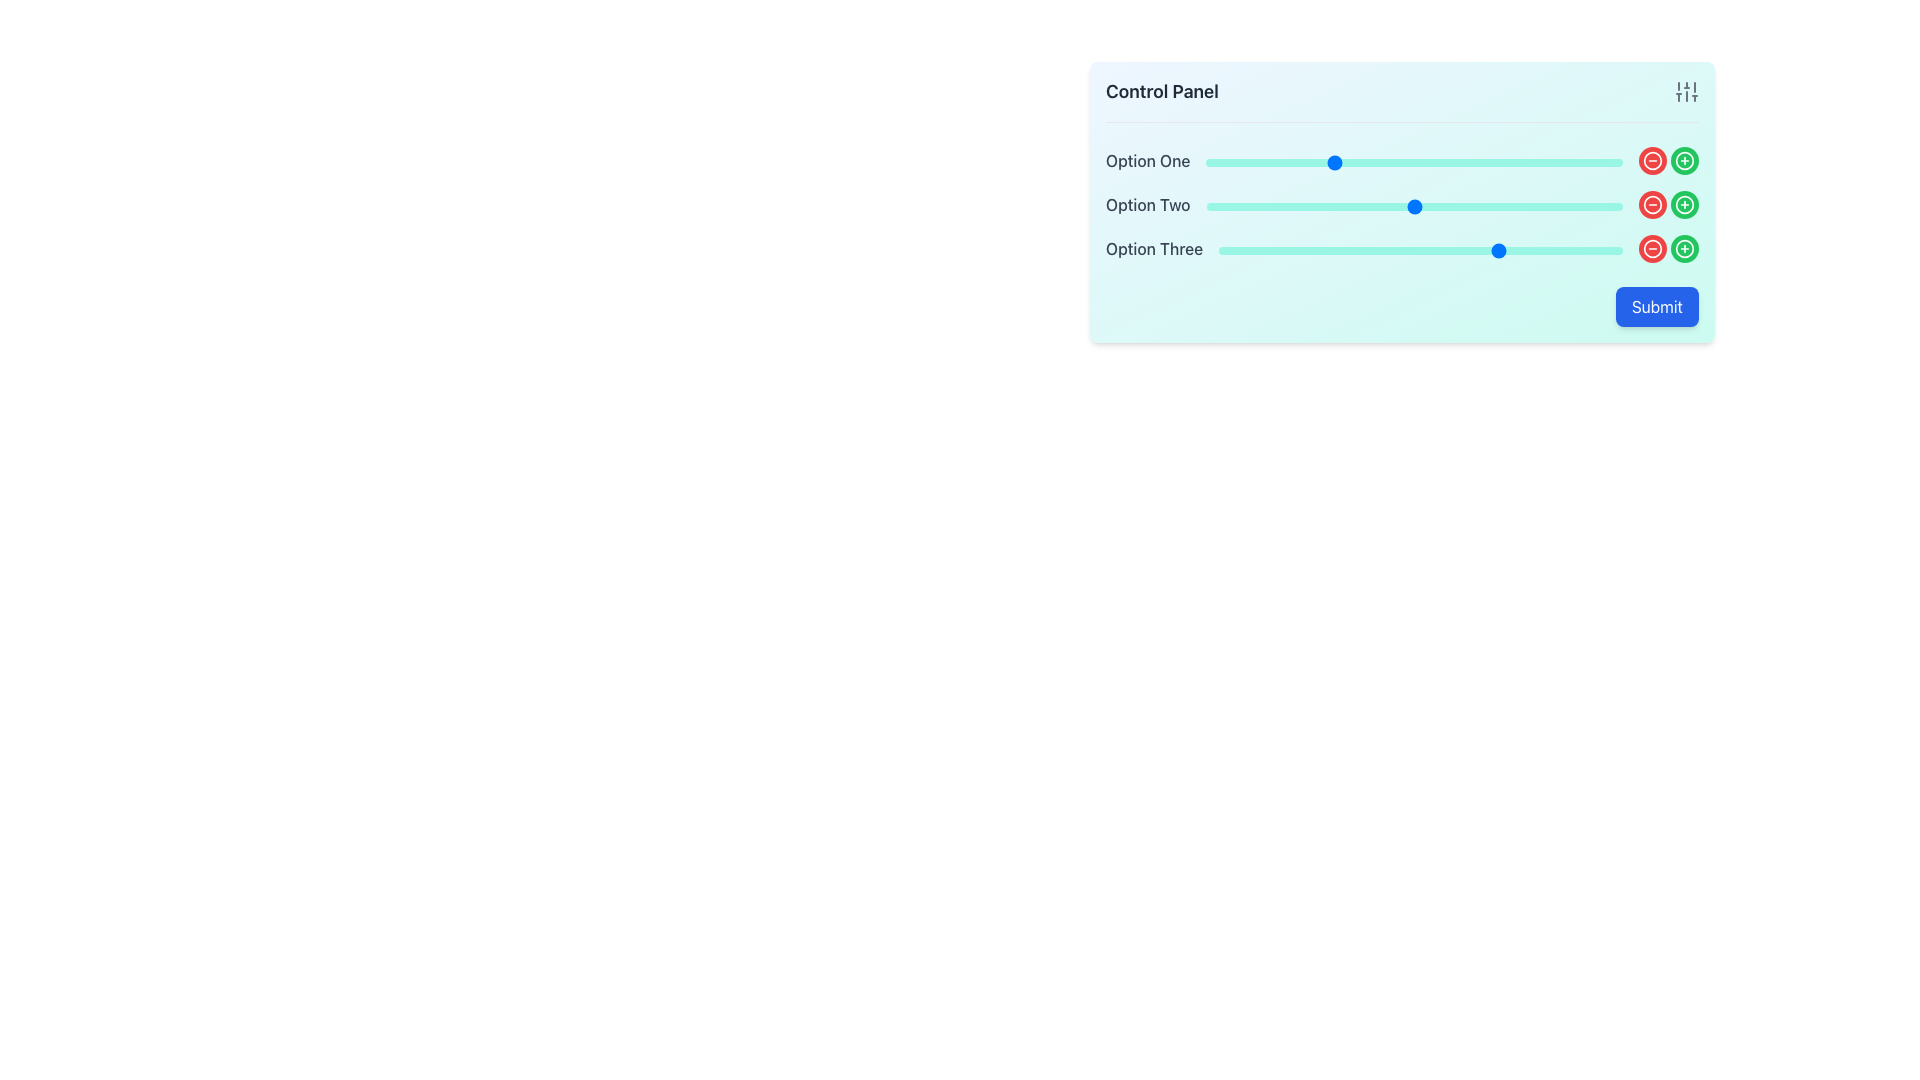 This screenshot has width=1920, height=1080. What do you see at coordinates (1683, 204) in the screenshot?
I see `the green circular button with a plus icon to increment a value` at bounding box center [1683, 204].